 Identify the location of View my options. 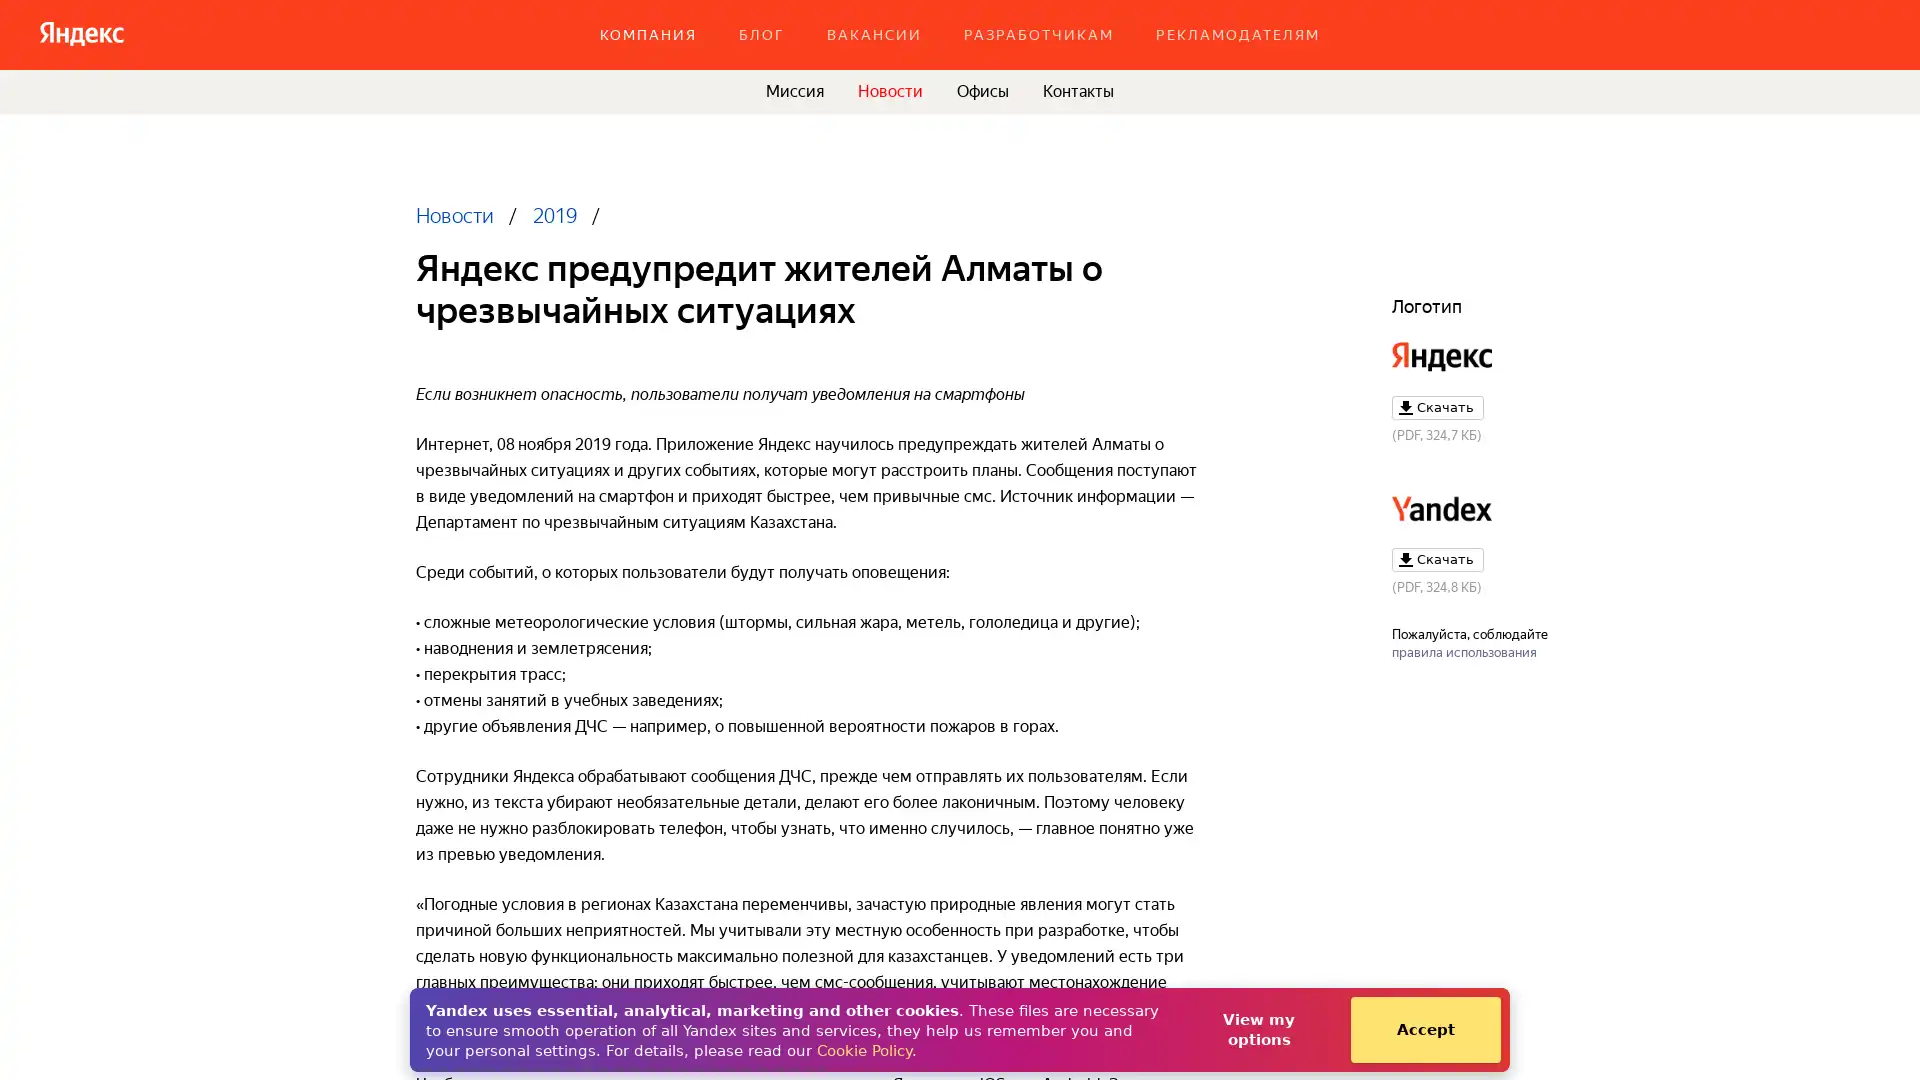
(1257, 1029).